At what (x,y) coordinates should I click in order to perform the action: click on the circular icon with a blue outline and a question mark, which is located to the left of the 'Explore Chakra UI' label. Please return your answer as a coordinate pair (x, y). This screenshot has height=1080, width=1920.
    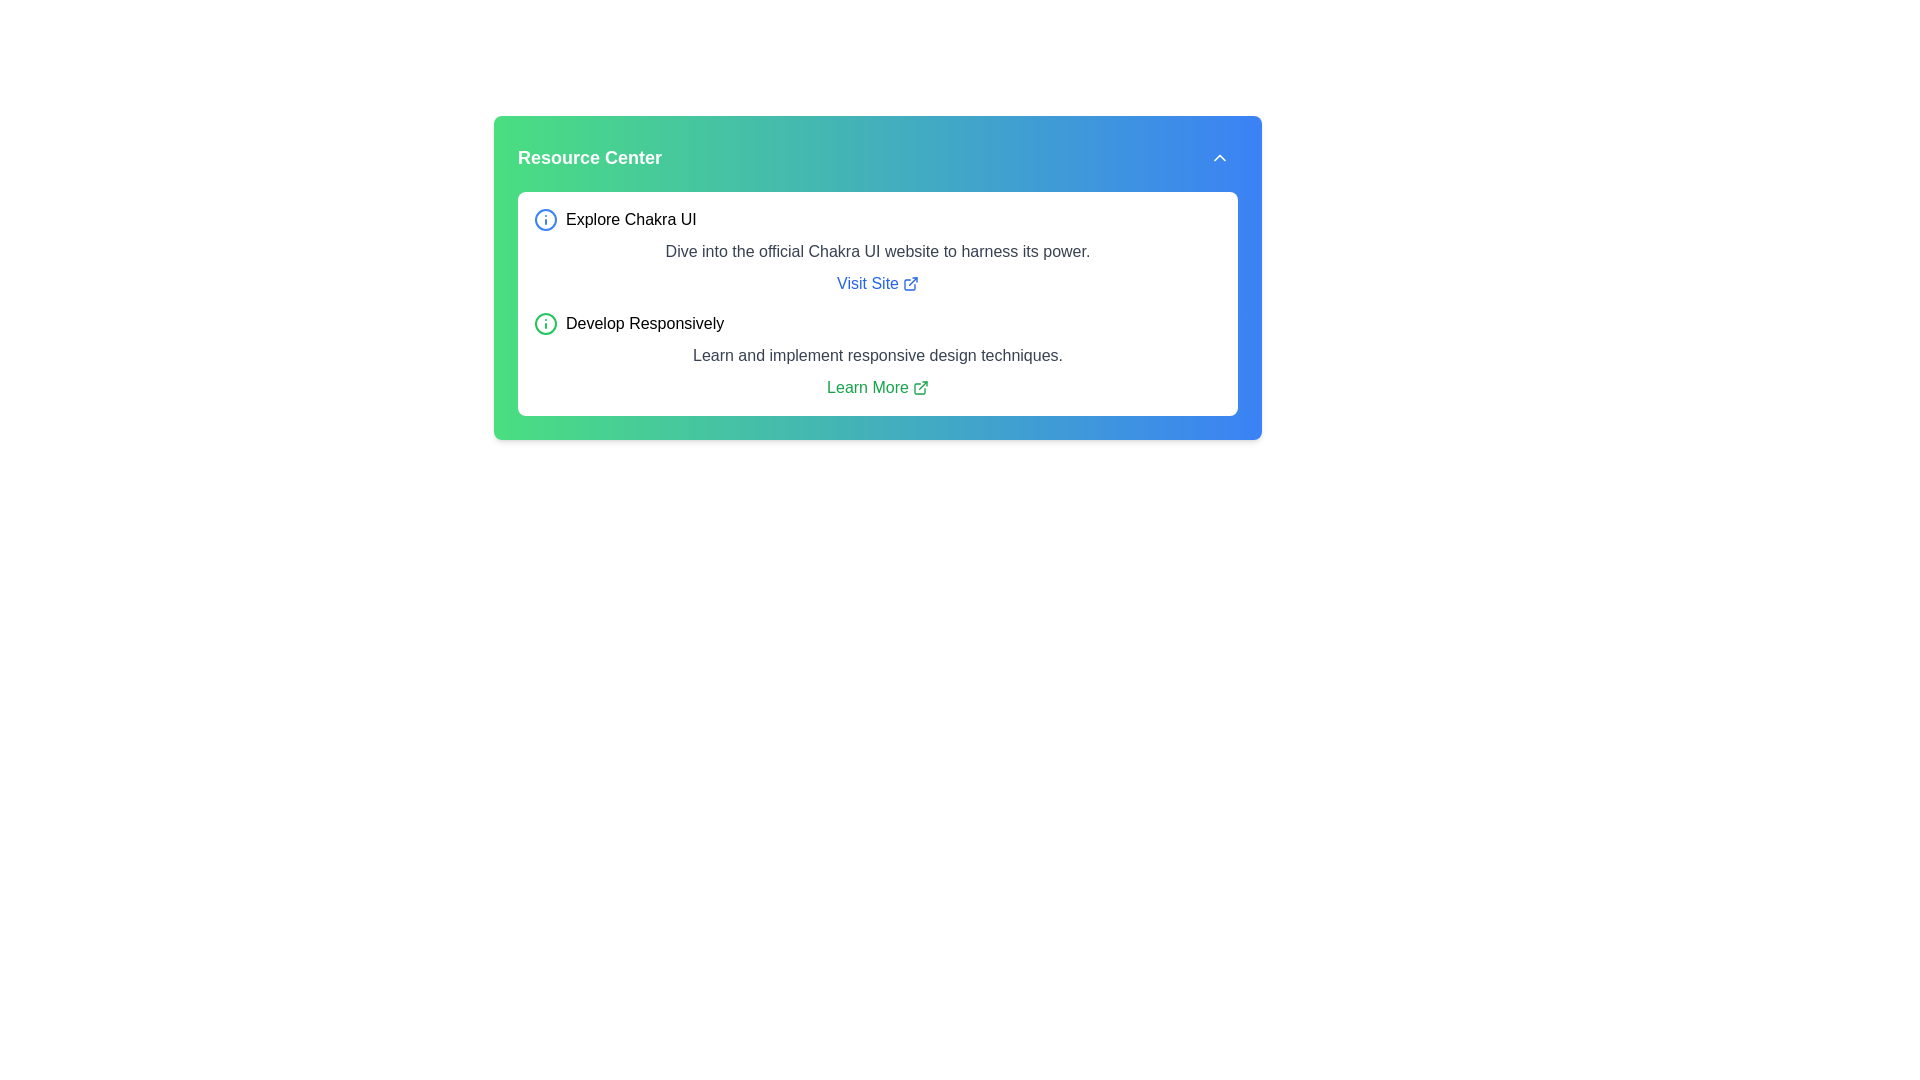
    Looking at the image, I should click on (546, 219).